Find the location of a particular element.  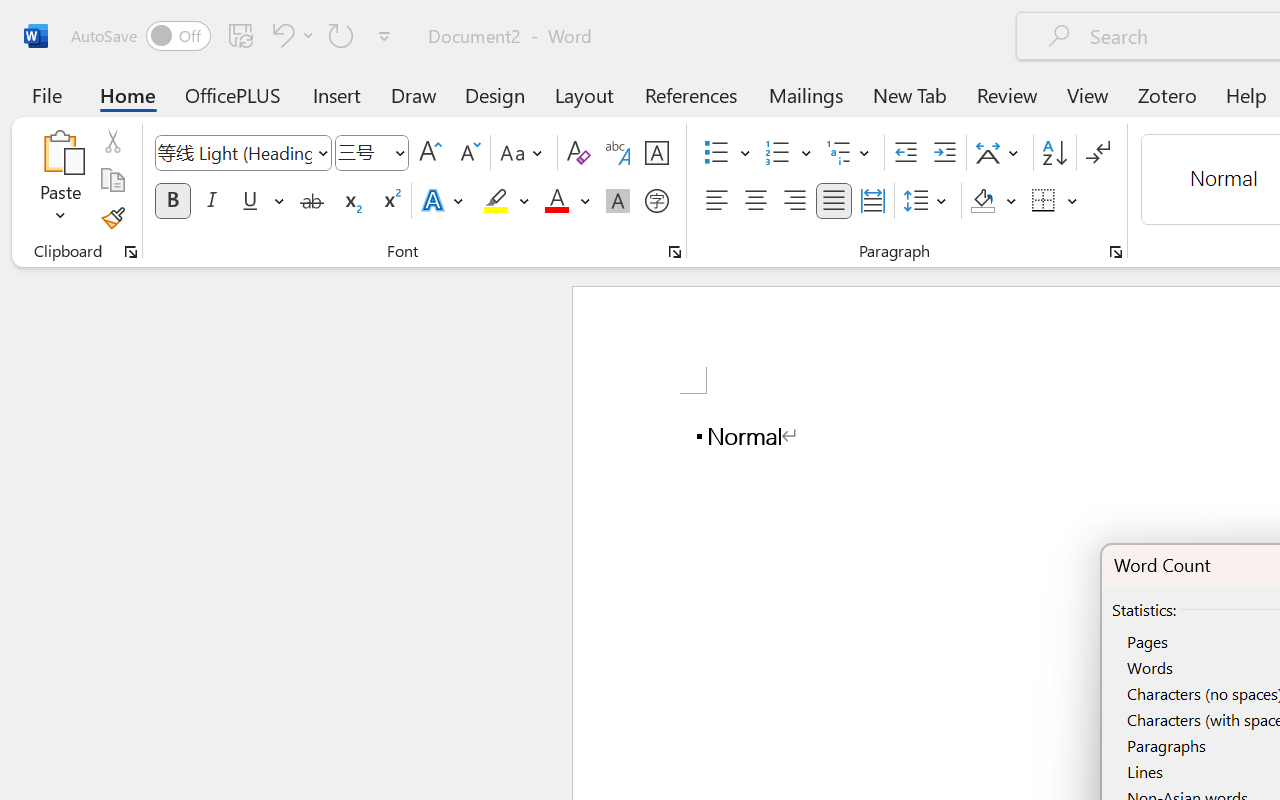

'Underline' is located at coordinates (249, 201).